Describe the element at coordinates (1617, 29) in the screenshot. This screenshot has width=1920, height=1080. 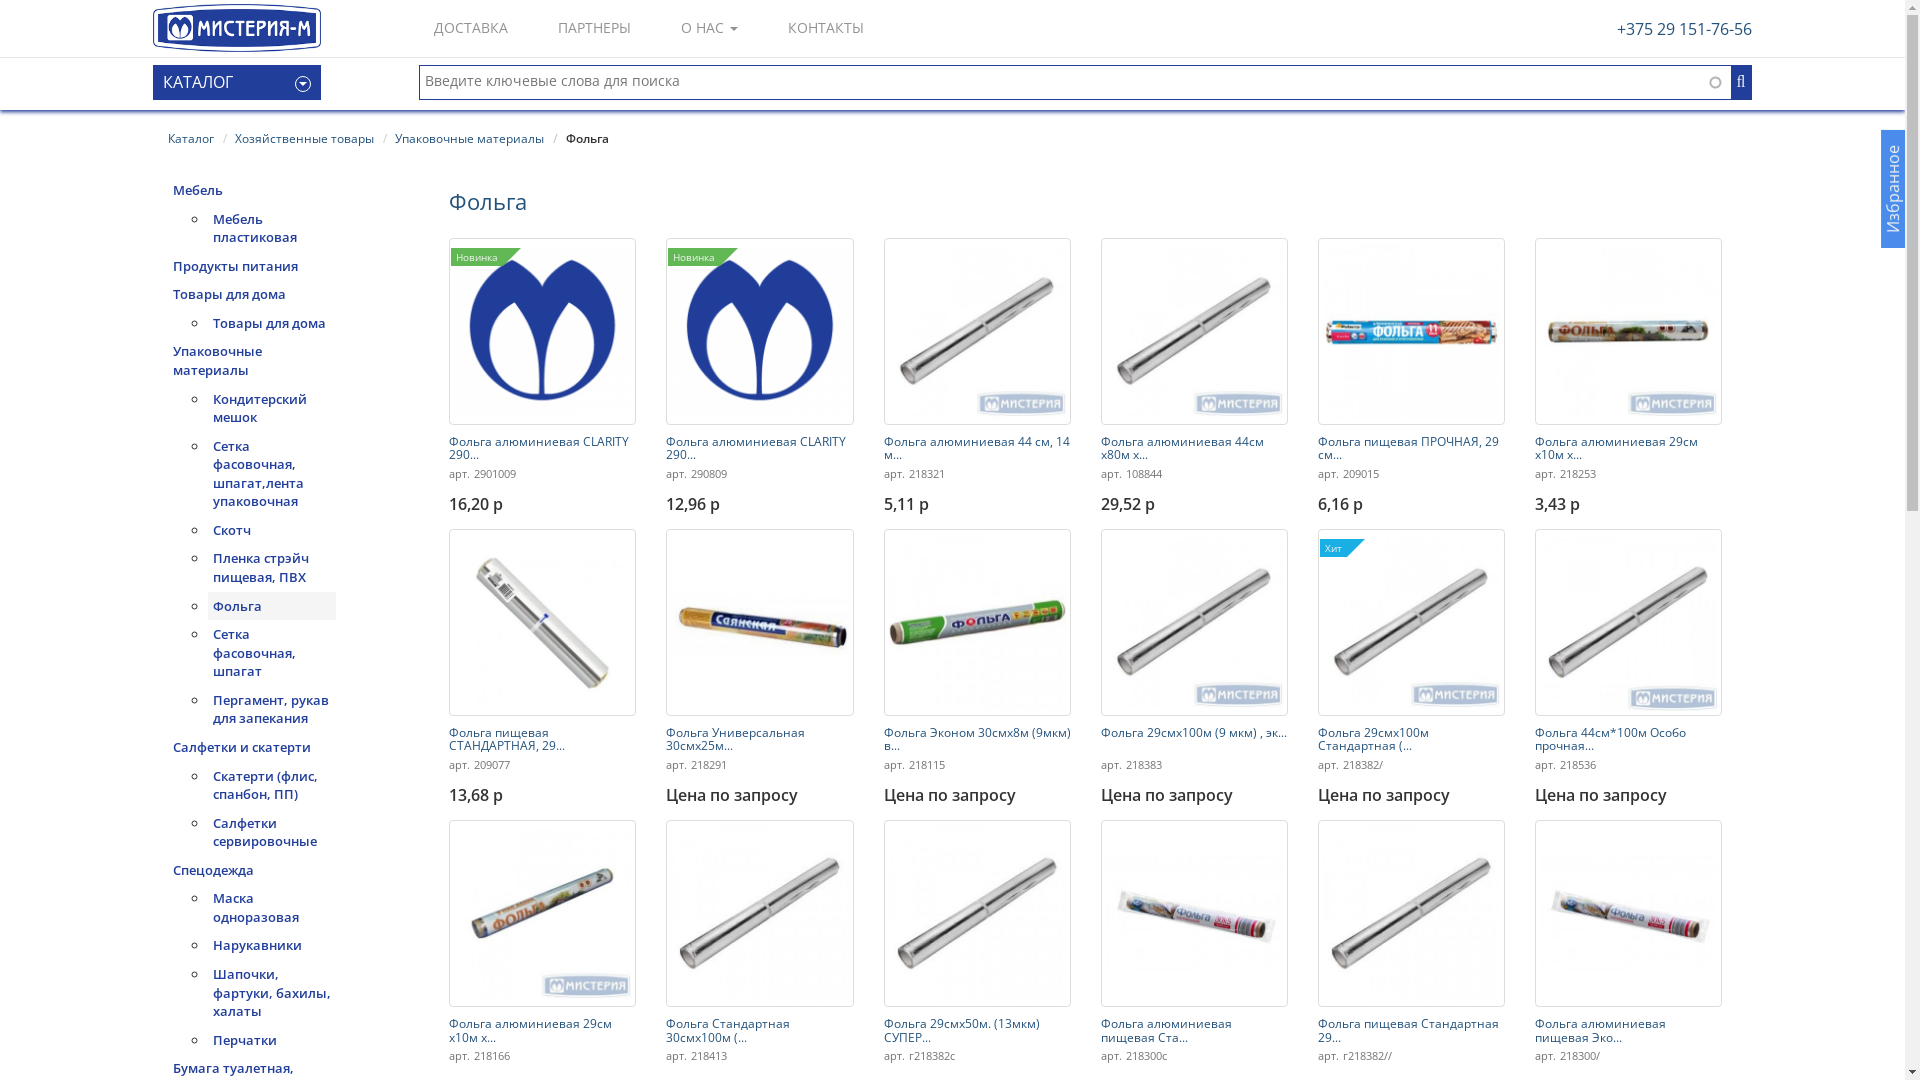
I see `'+375 29 151-76-56'` at that location.